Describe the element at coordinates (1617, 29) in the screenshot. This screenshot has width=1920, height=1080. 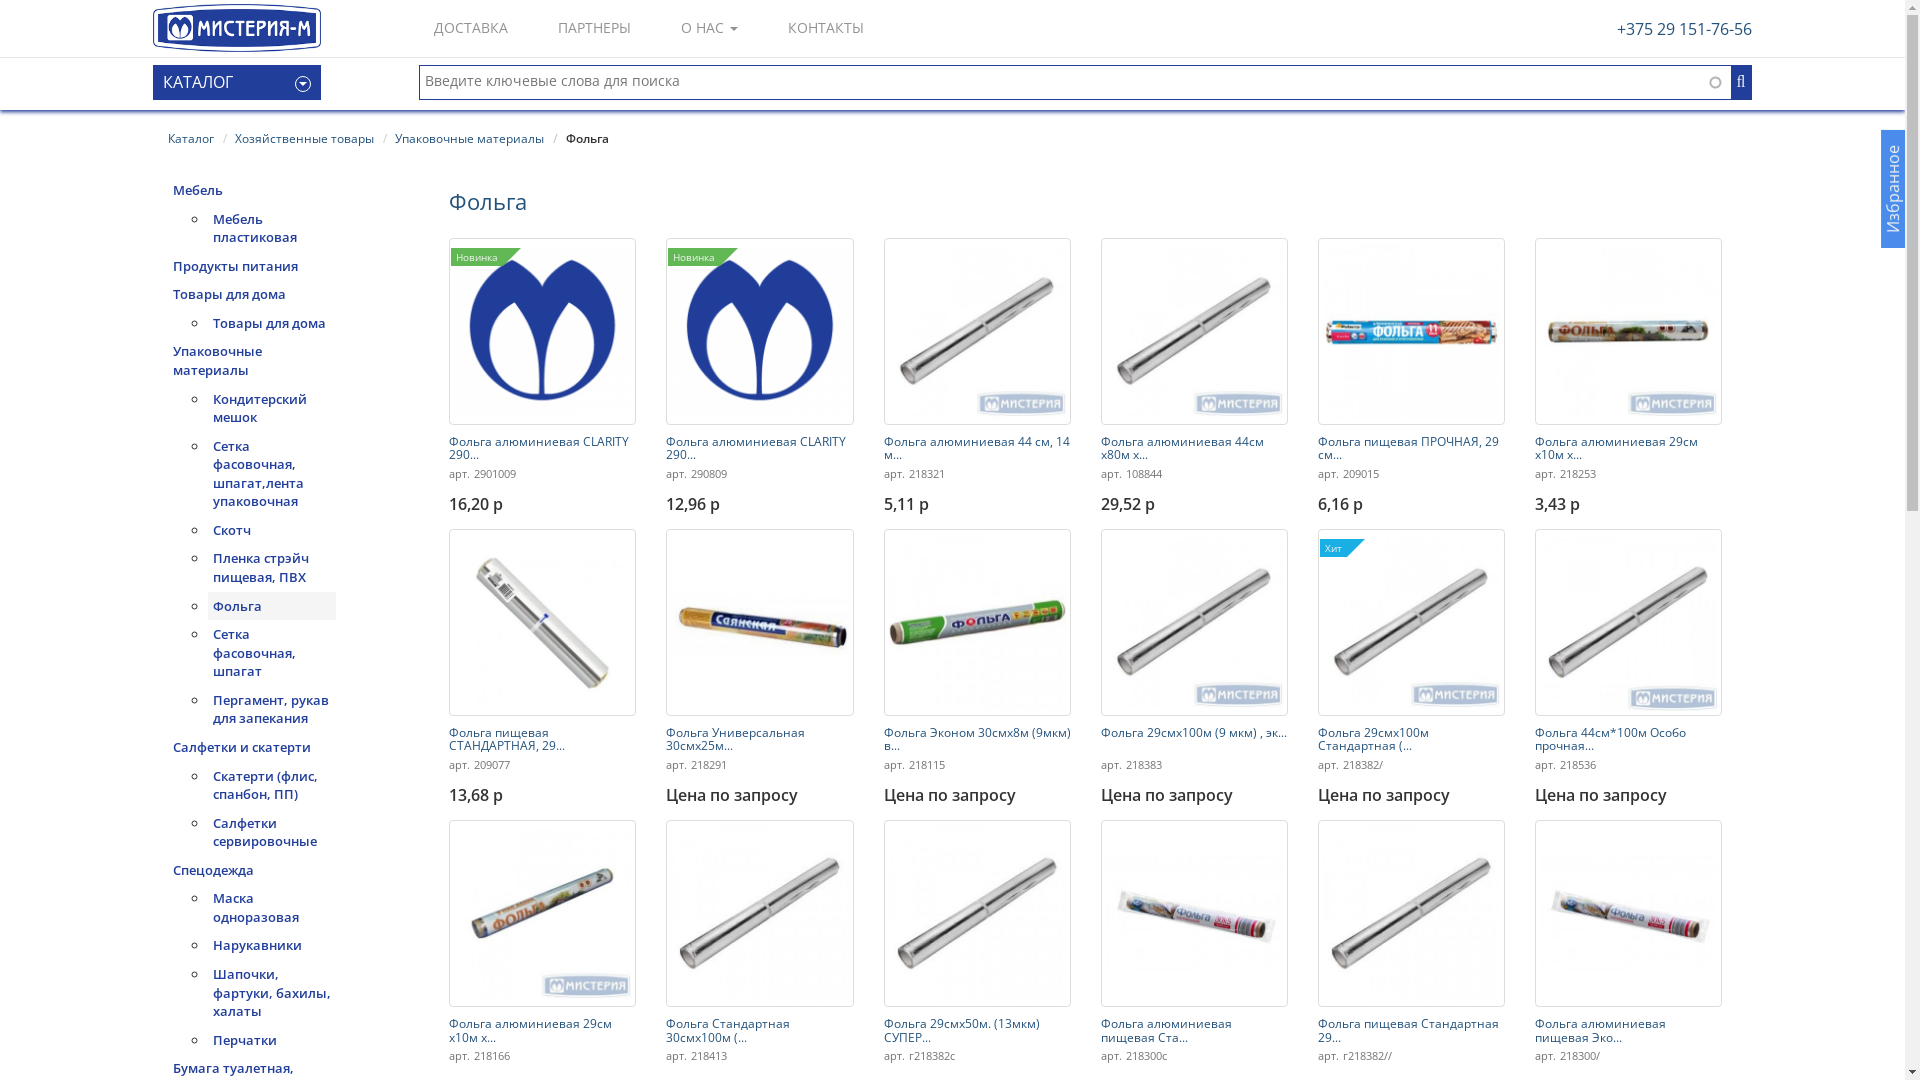
I see `'+375 29 151-76-56'` at that location.